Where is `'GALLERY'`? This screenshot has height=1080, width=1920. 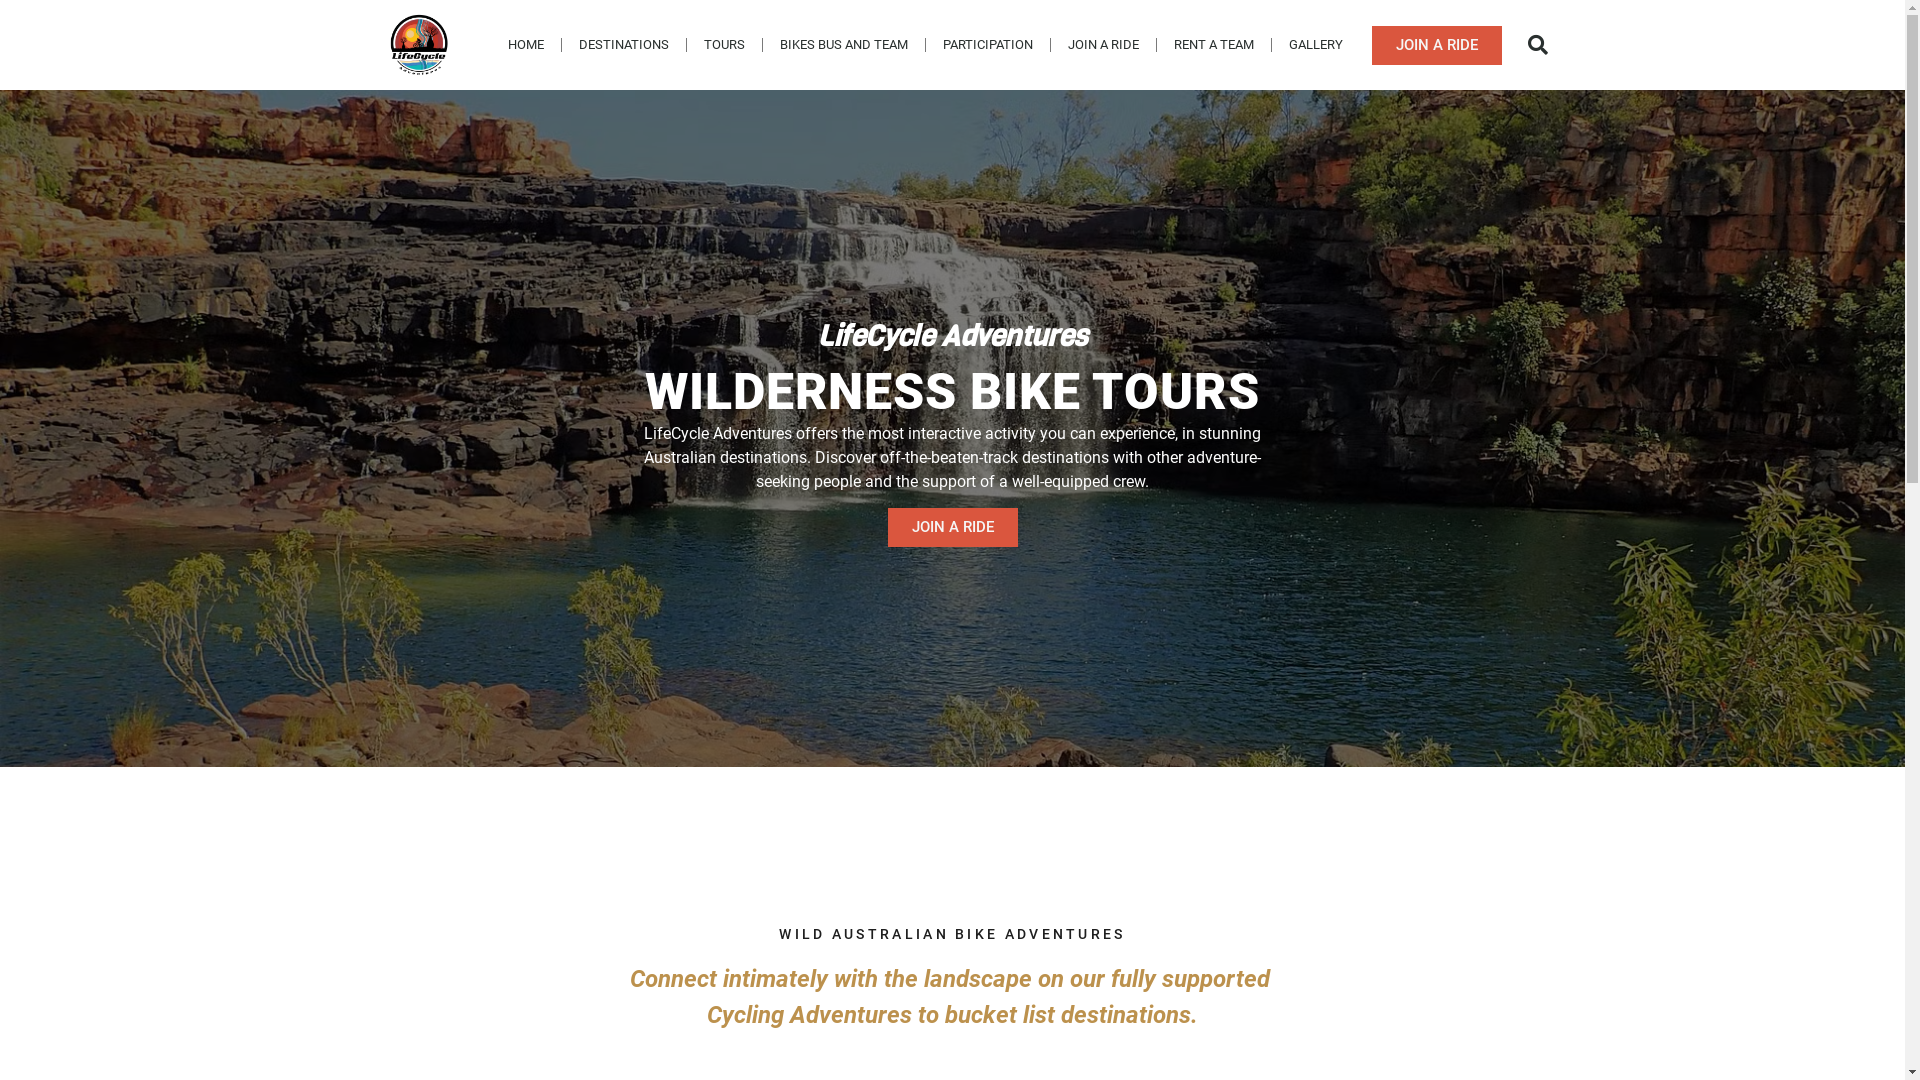 'GALLERY' is located at coordinates (1315, 45).